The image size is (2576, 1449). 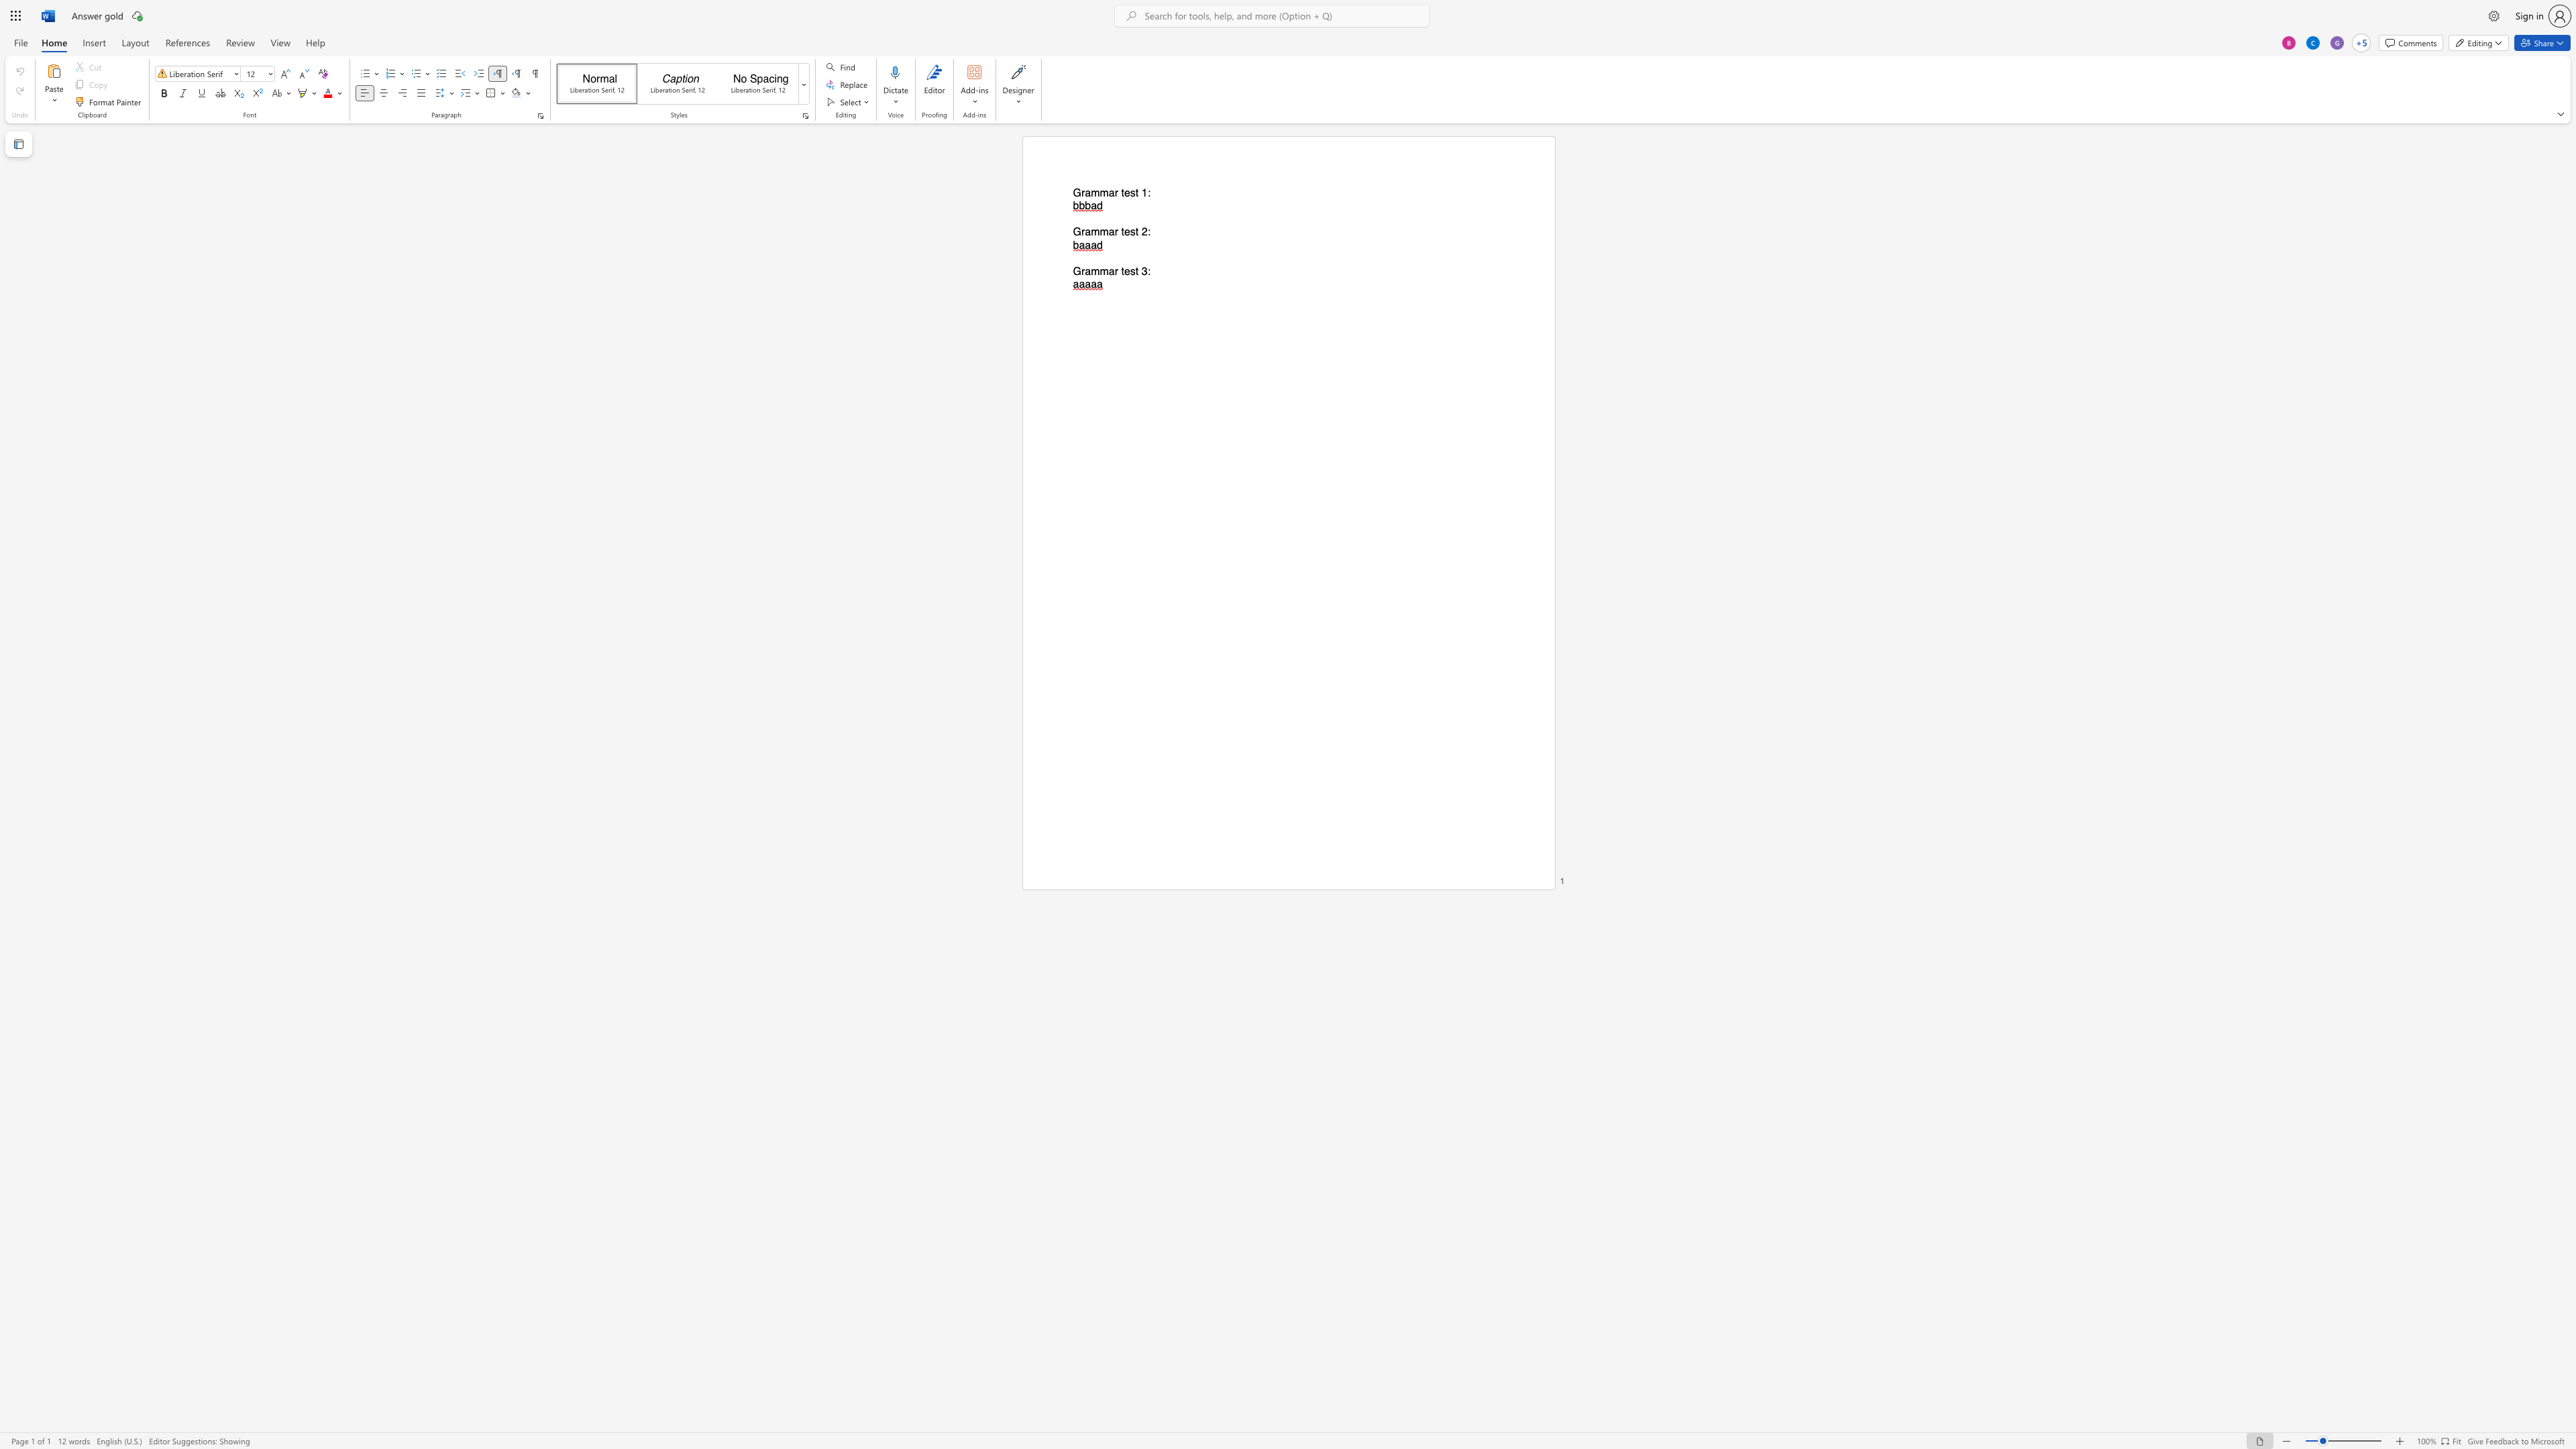 What do you see at coordinates (1145, 192) in the screenshot?
I see `the space between the continuous character "1" and ":" in the text` at bounding box center [1145, 192].